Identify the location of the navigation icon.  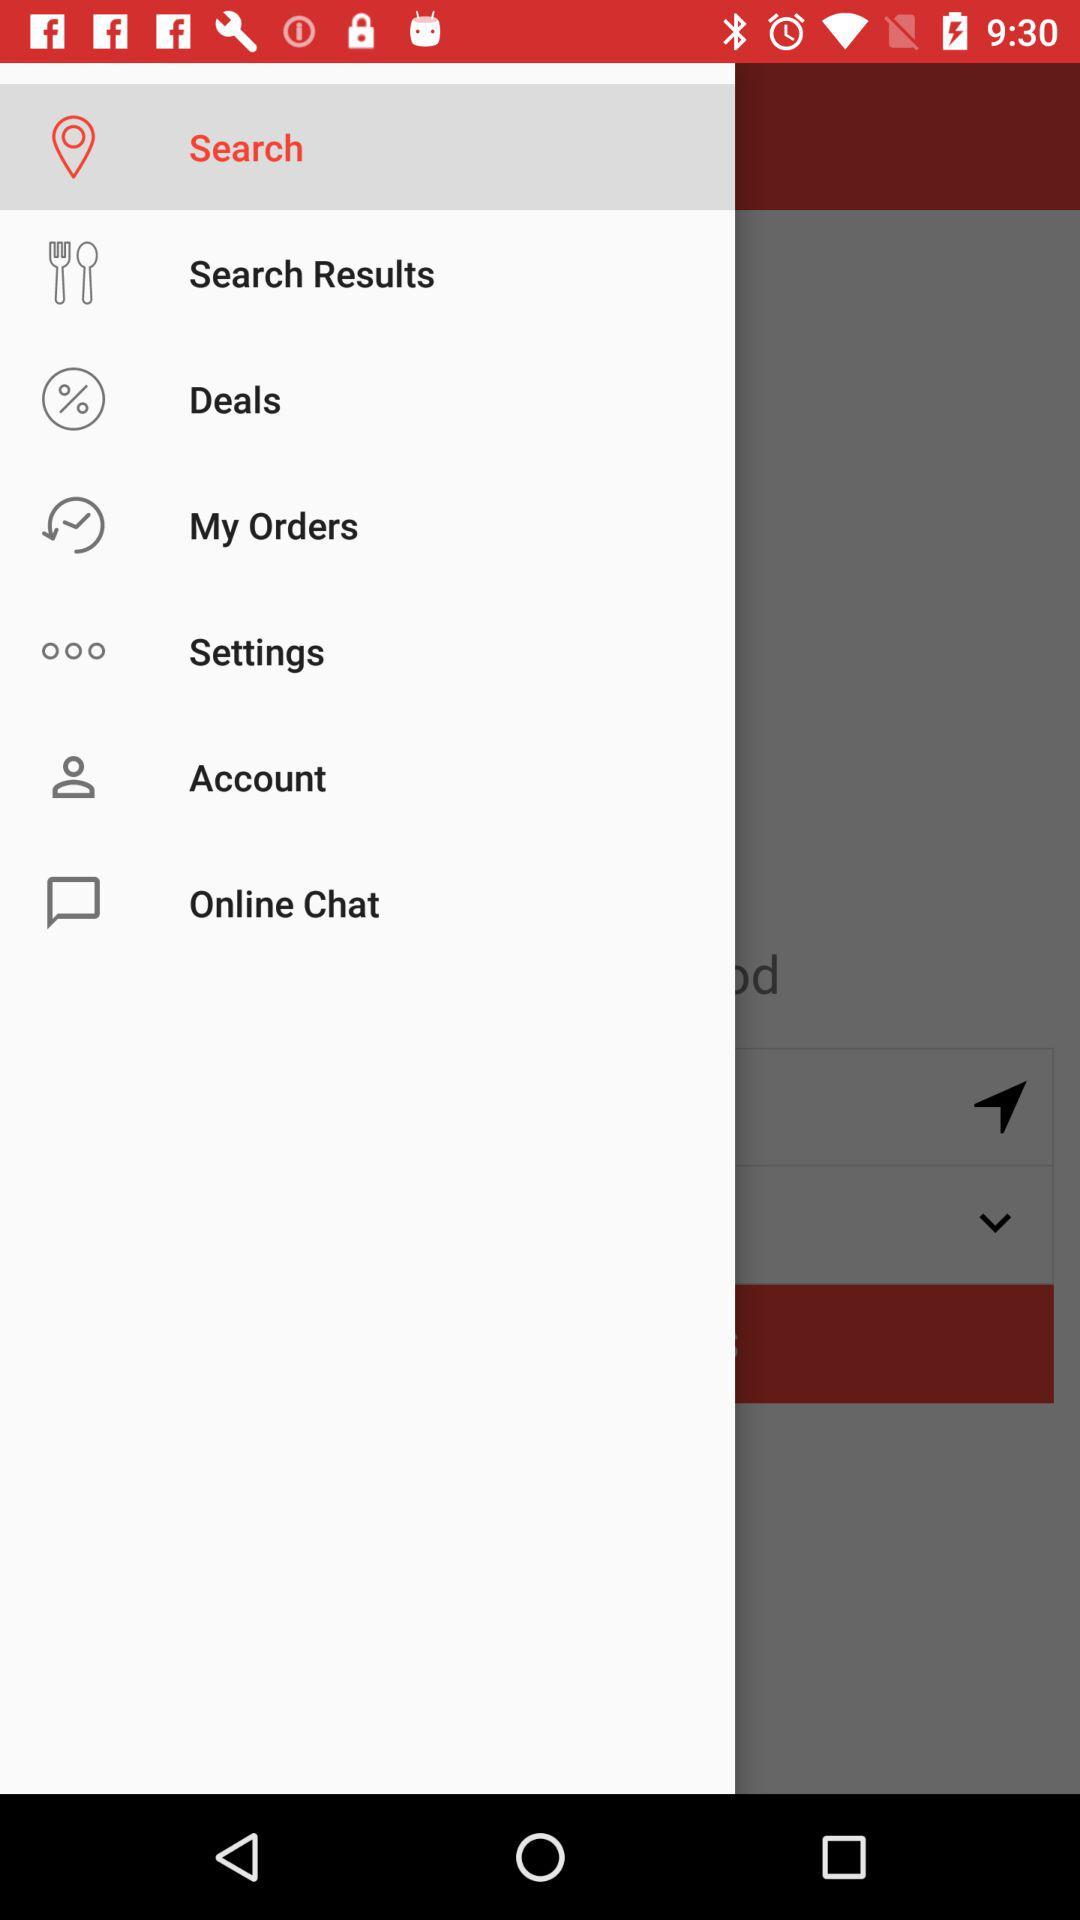
(1000, 1106).